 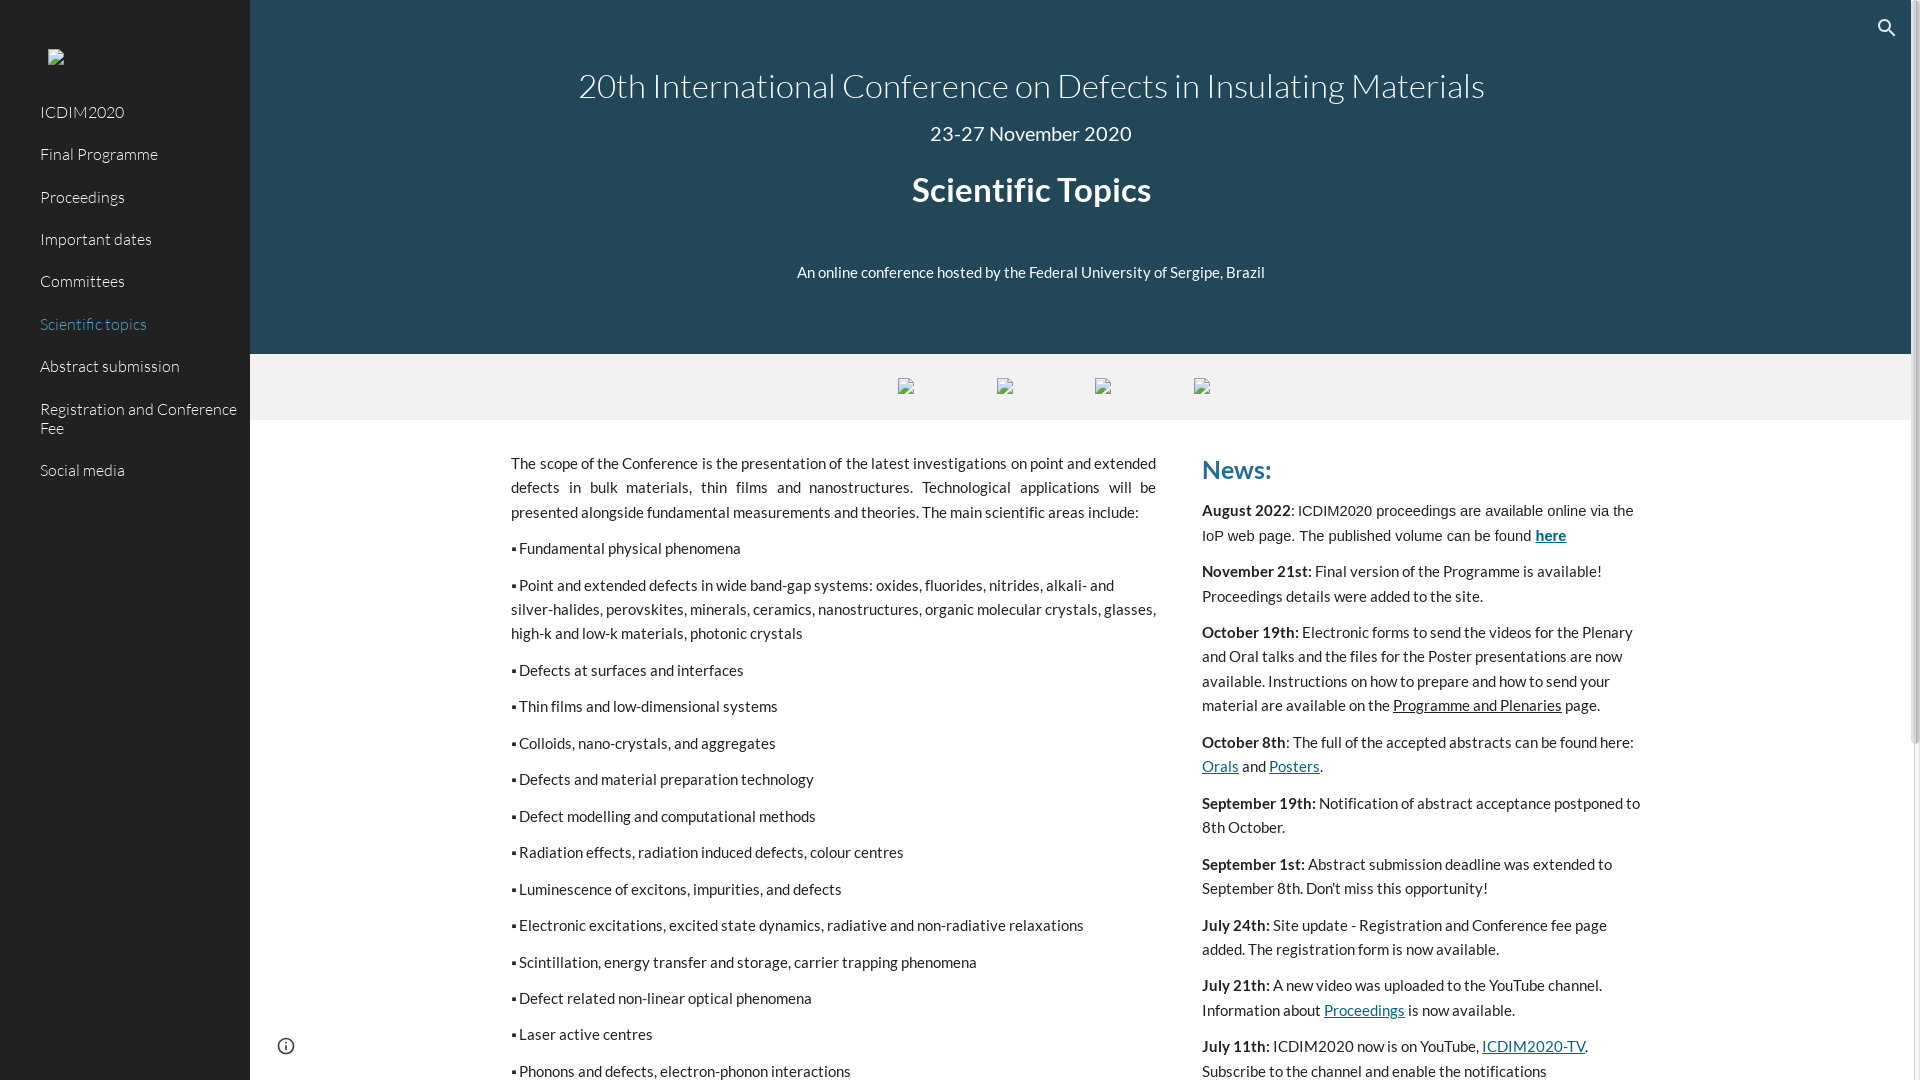 I want to click on 'Registration and Conference Fee', so click(x=136, y=418).